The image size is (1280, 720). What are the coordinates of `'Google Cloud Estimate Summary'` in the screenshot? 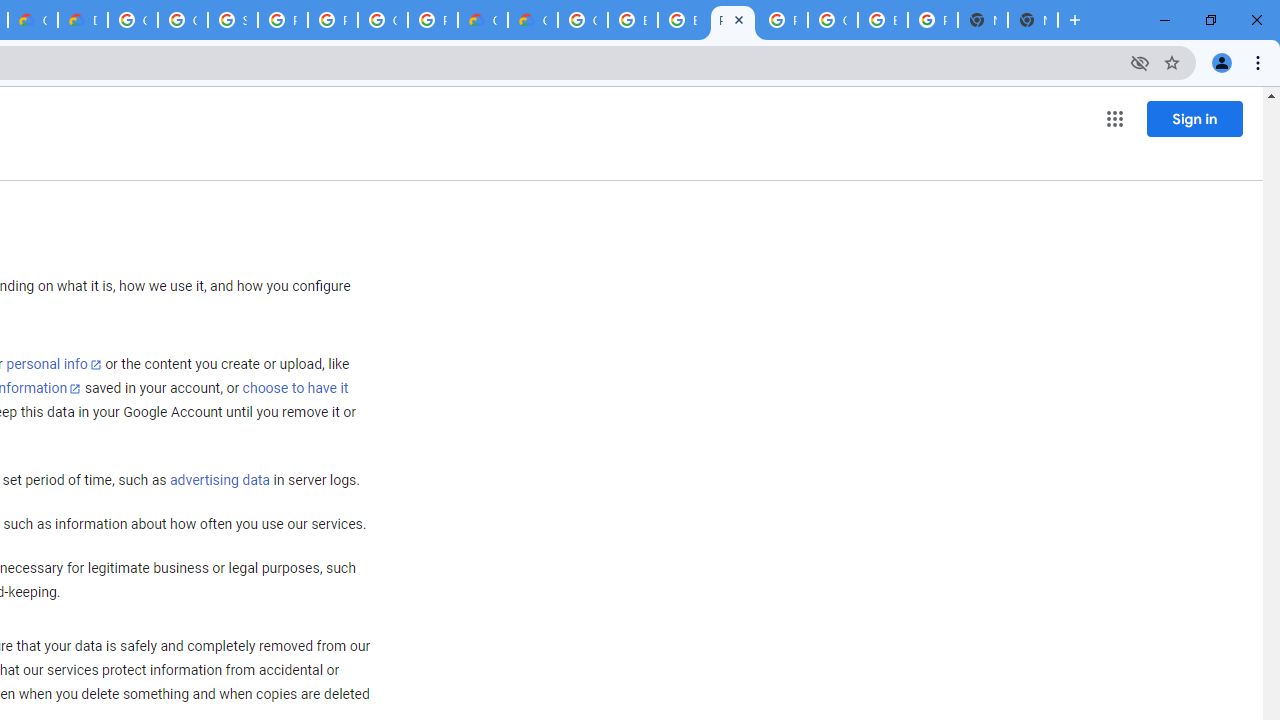 It's located at (533, 20).